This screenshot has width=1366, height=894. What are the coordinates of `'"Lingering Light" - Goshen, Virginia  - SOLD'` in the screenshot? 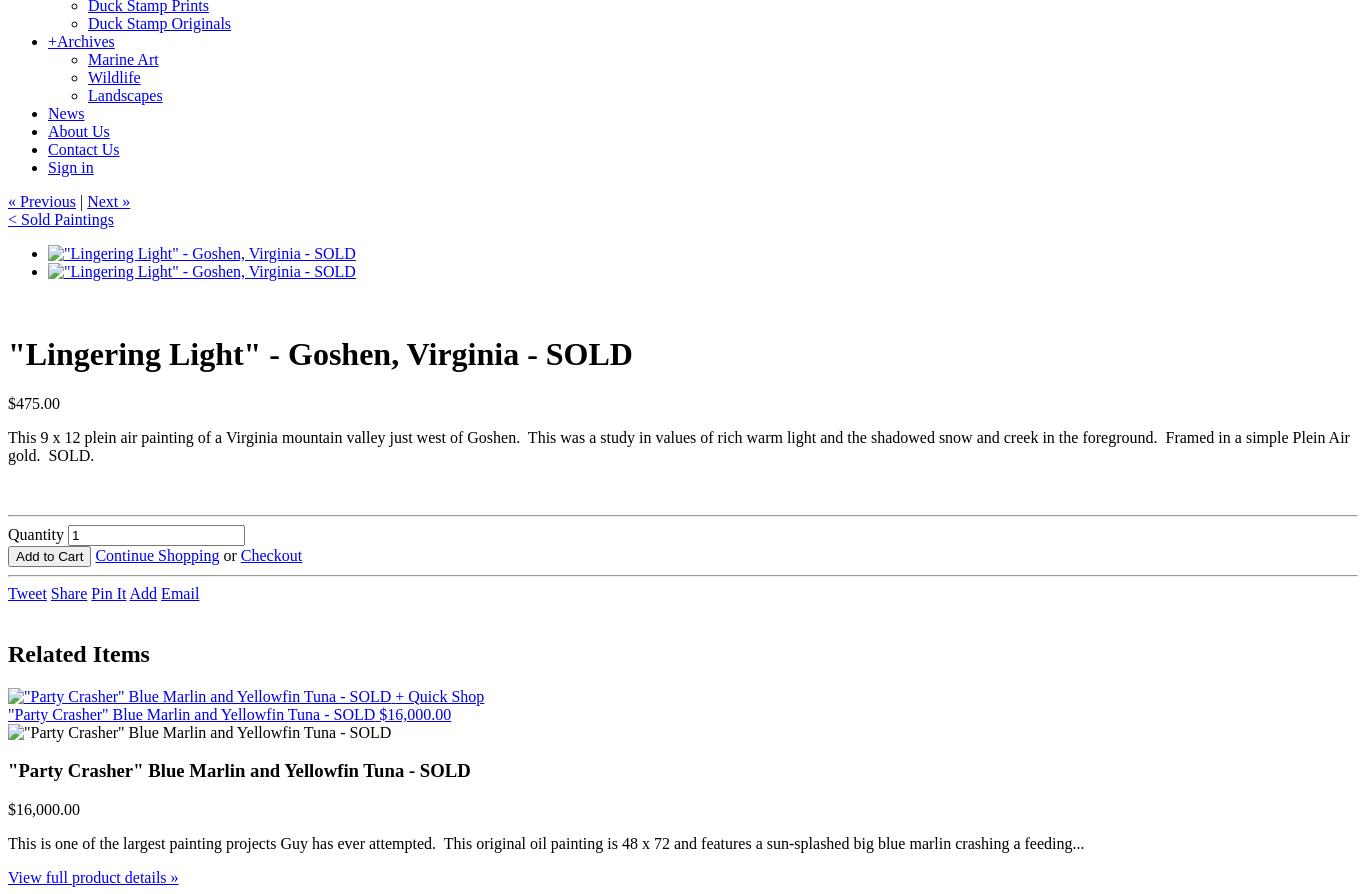 It's located at (320, 353).